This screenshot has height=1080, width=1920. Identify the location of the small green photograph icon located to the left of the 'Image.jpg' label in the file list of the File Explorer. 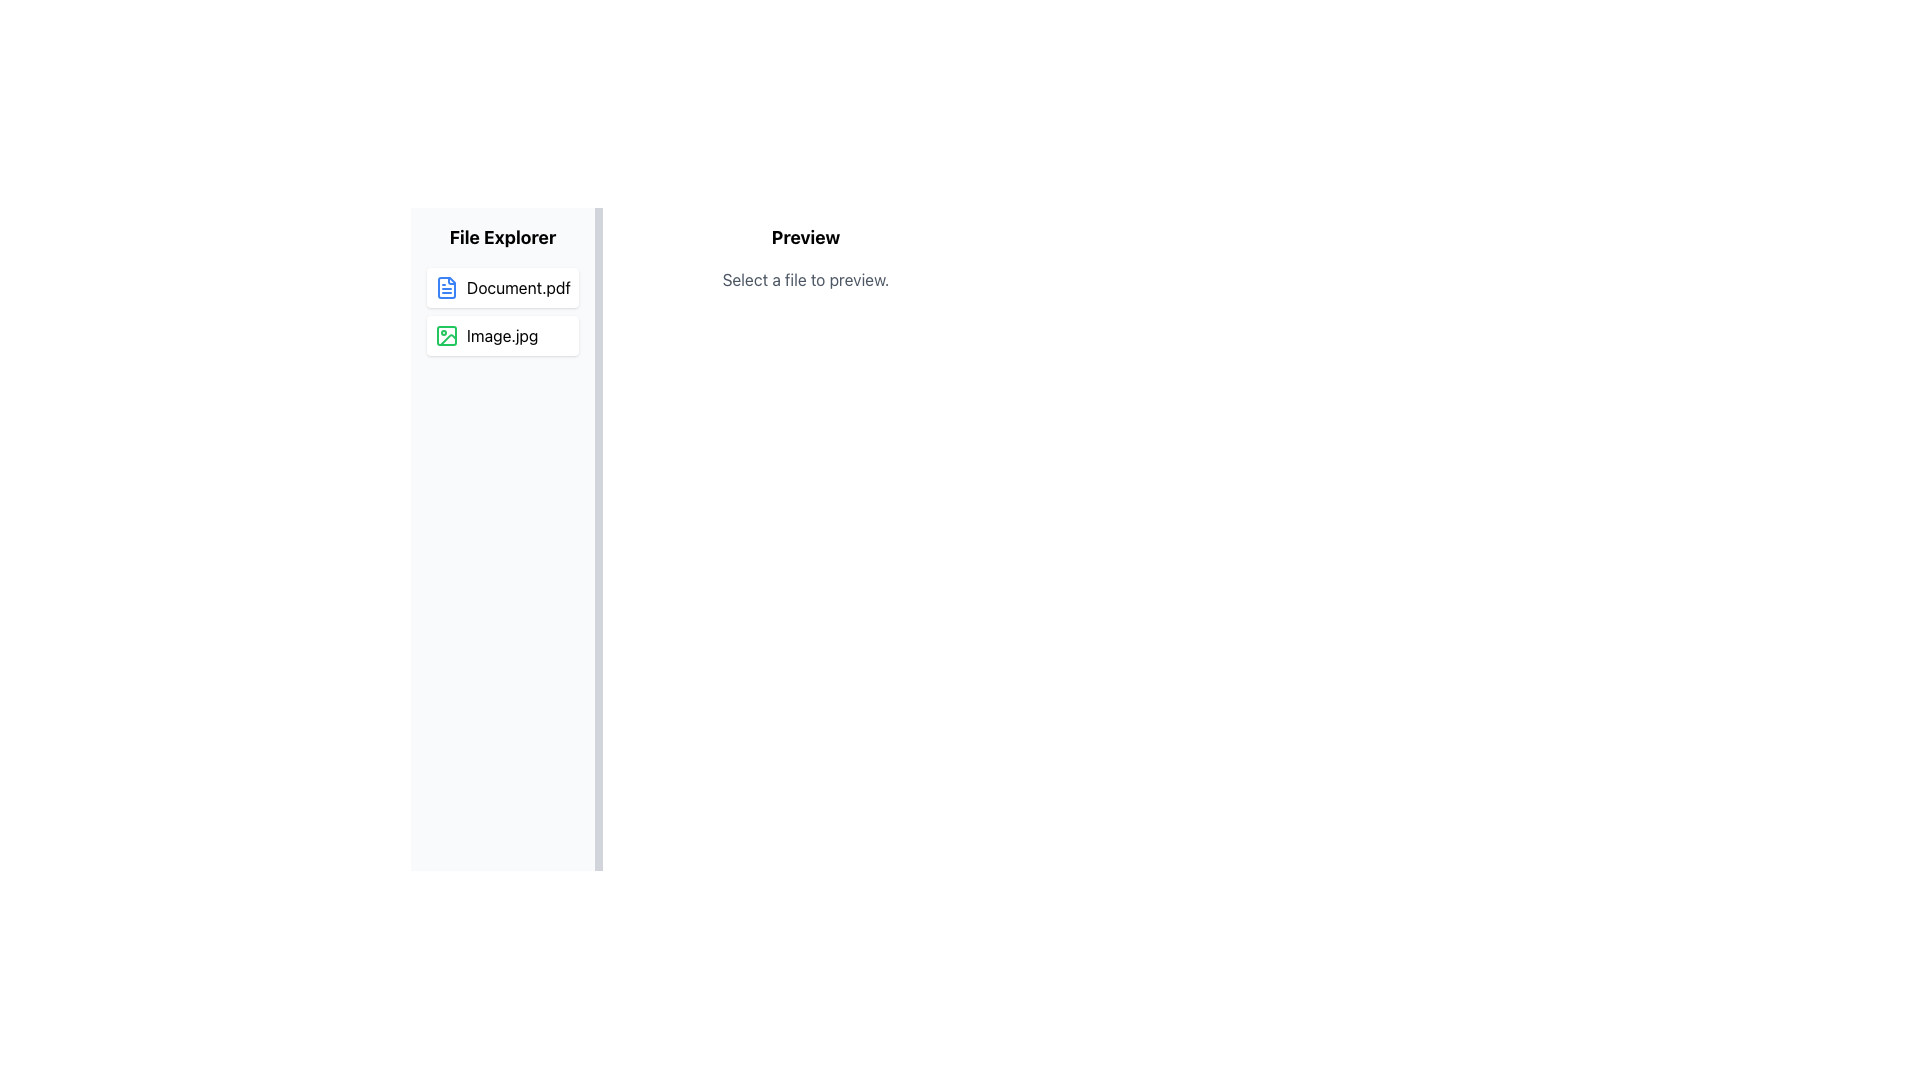
(445, 334).